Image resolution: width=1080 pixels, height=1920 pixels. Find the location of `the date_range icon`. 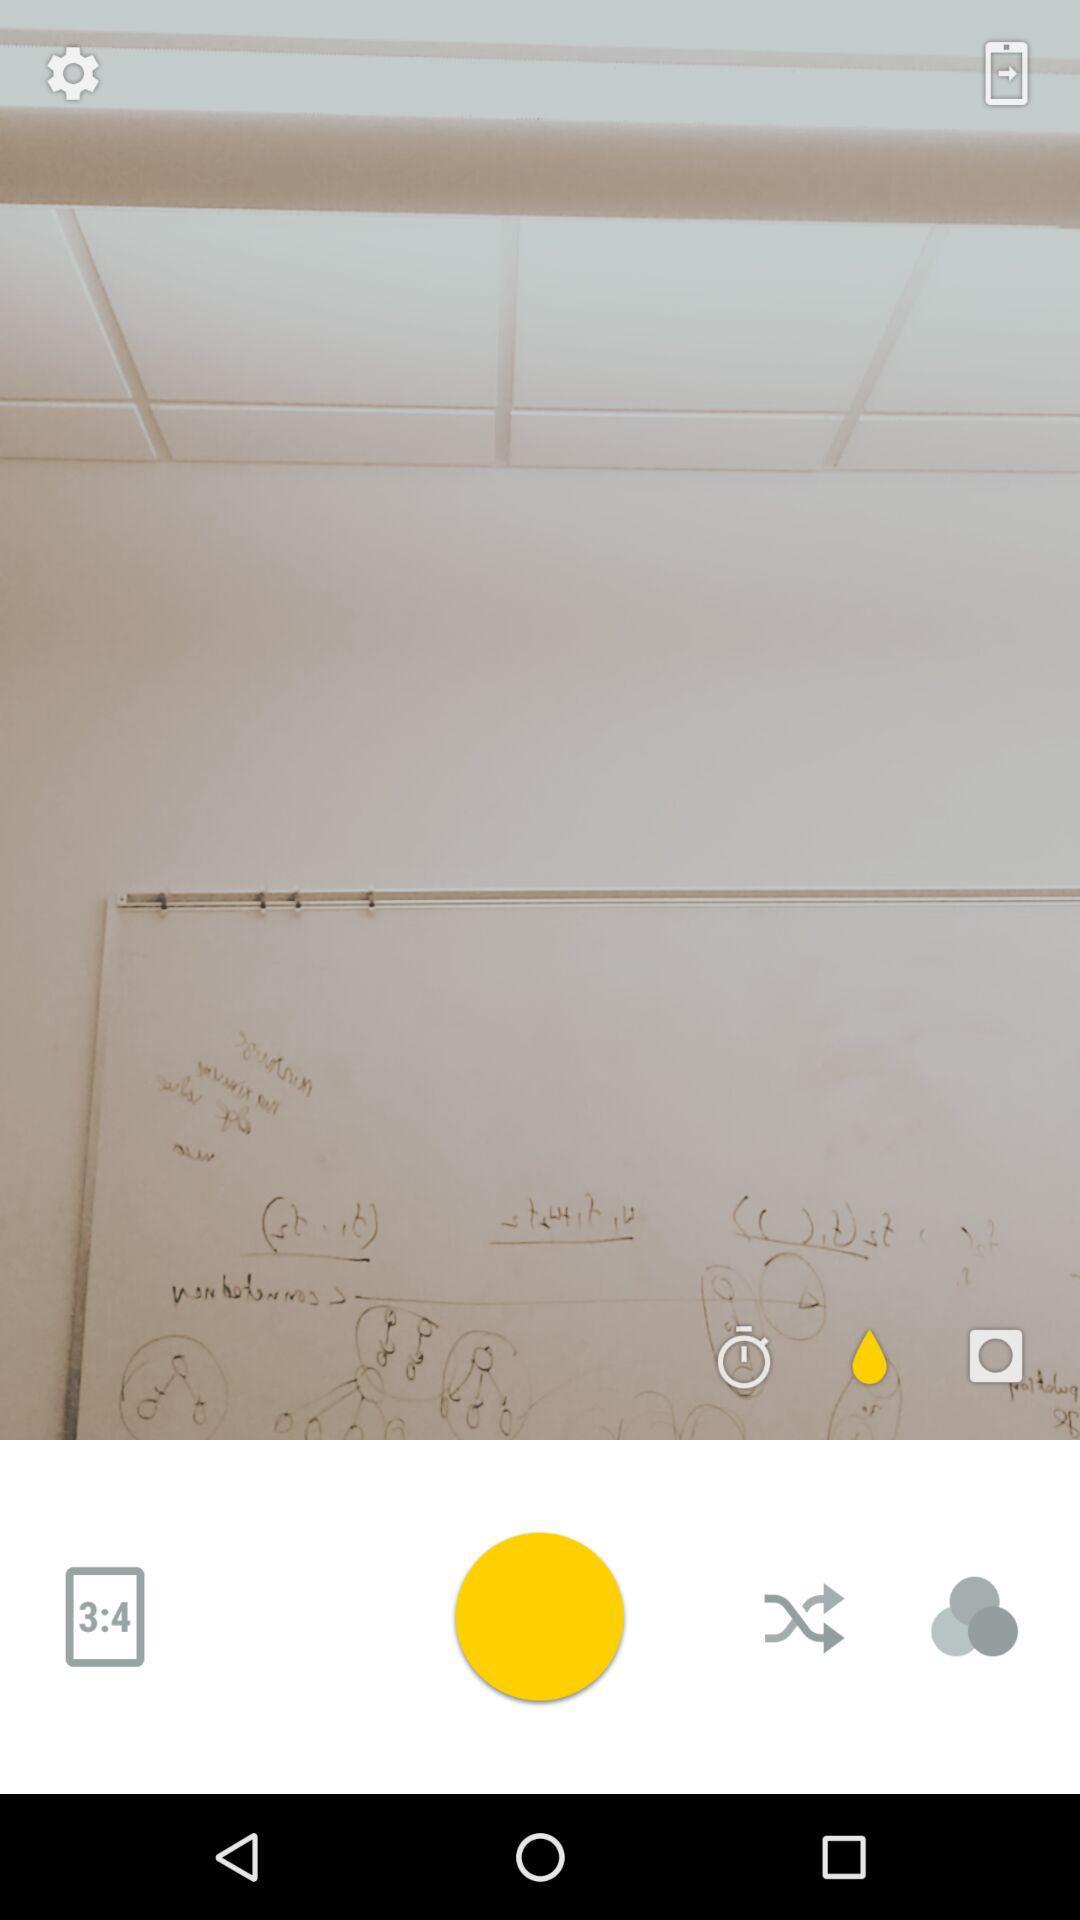

the date_range icon is located at coordinates (1006, 73).